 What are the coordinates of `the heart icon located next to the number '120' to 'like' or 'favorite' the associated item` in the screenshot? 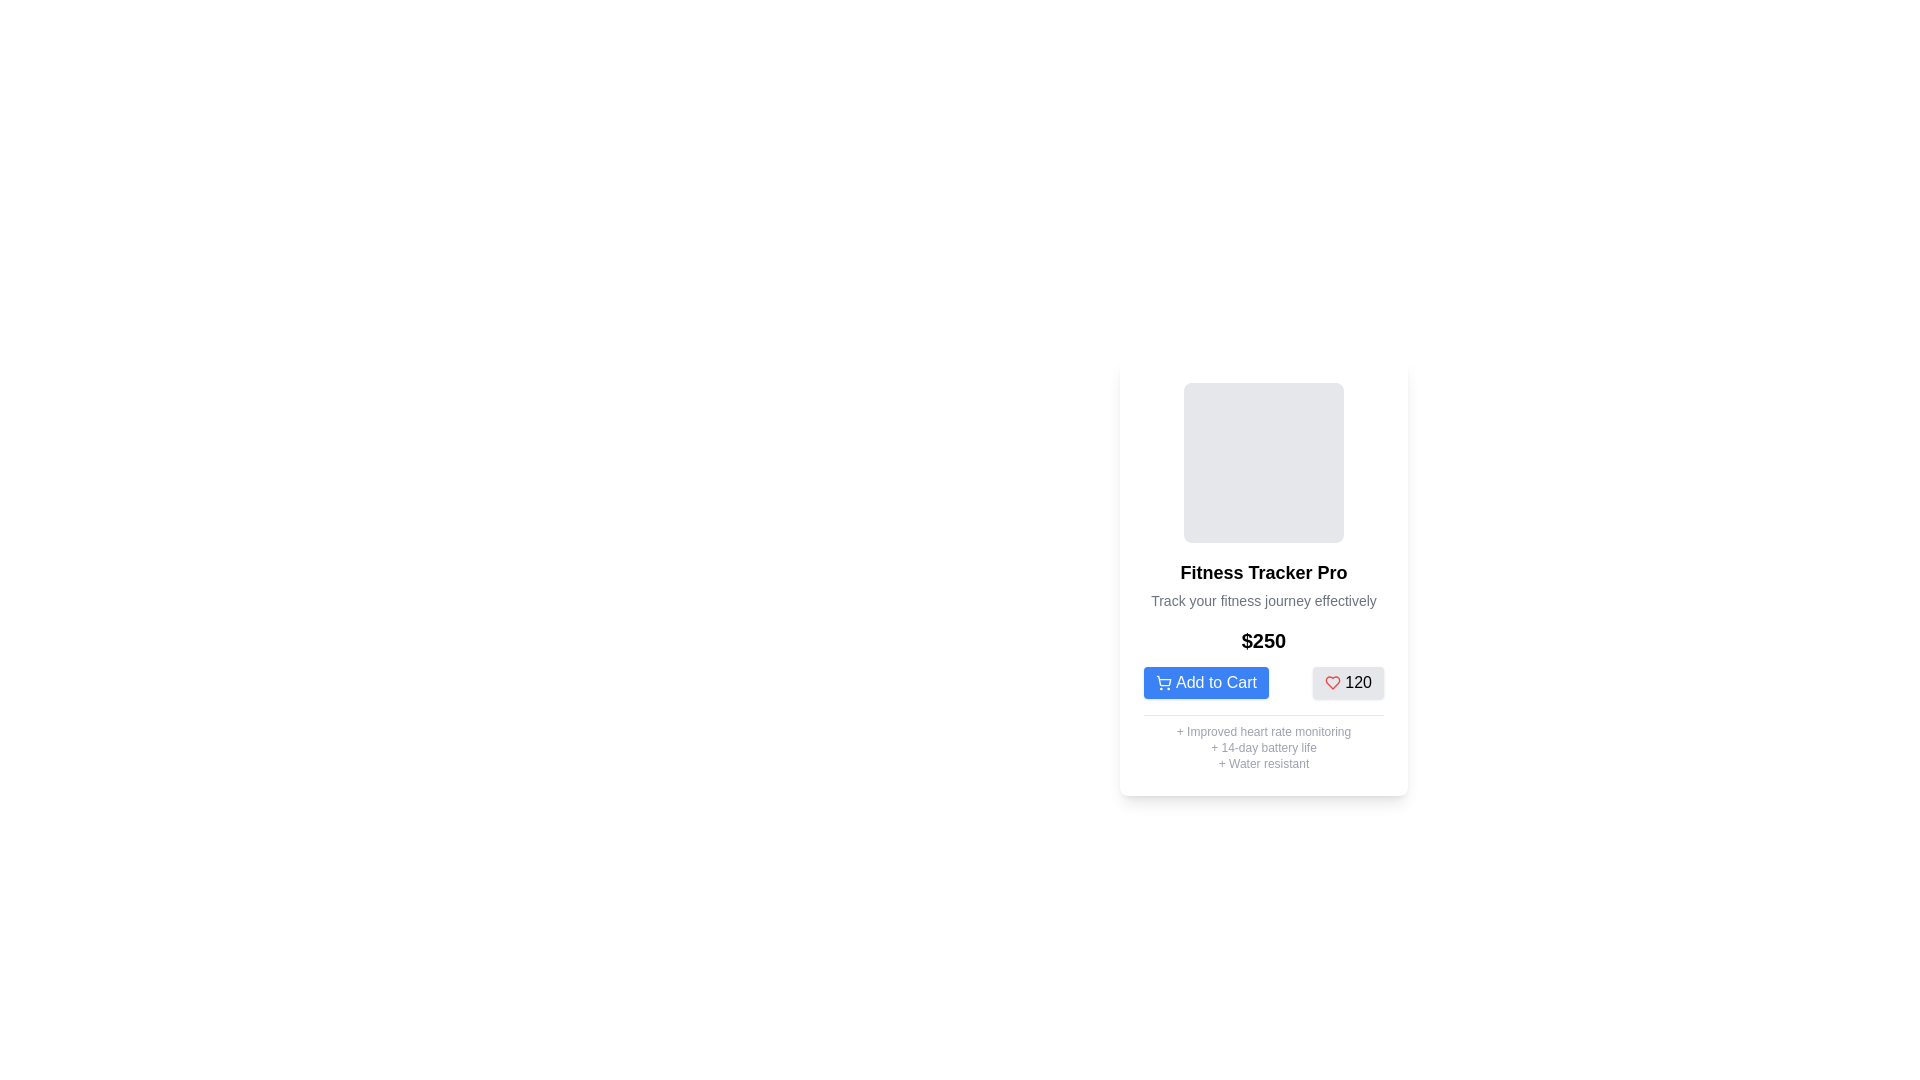 It's located at (1333, 681).